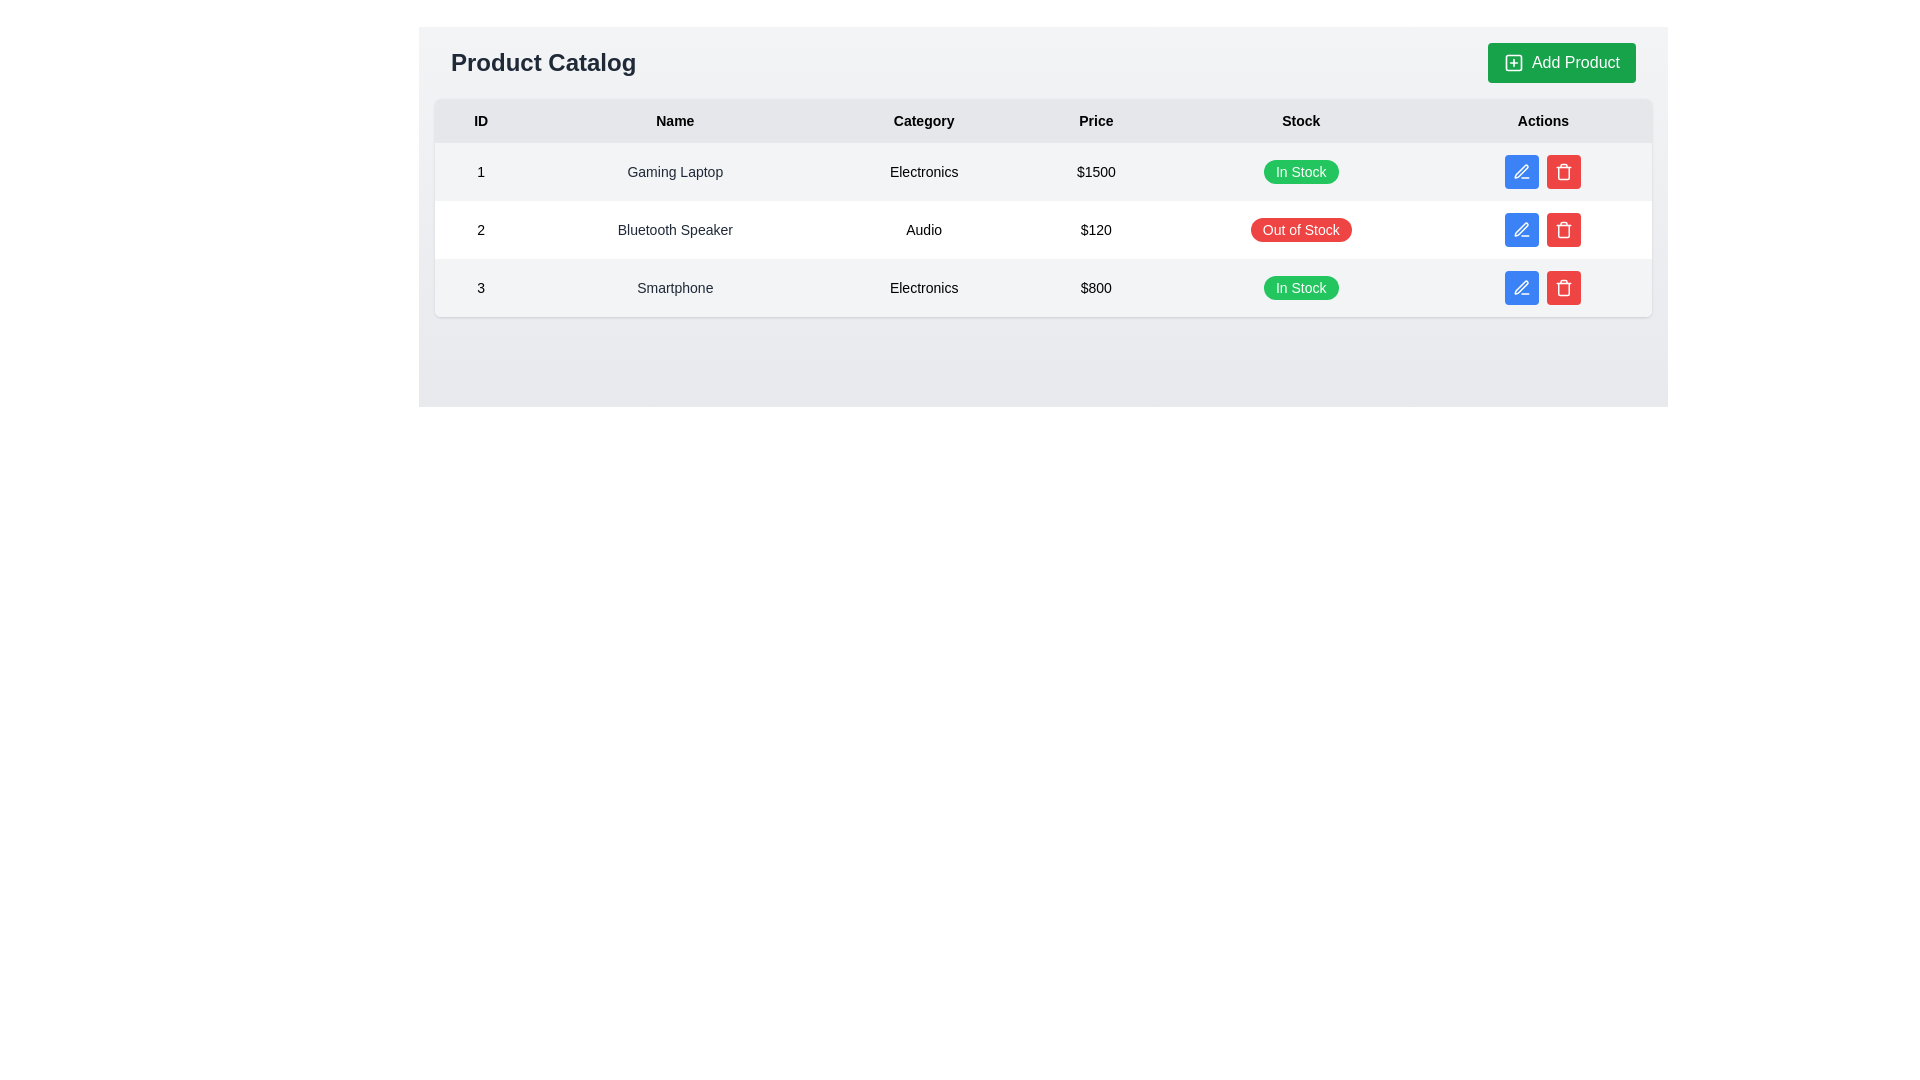  What do you see at coordinates (675, 171) in the screenshot?
I see `the Text label that represents the name or title of a product in the Name column of the first row in the table` at bounding box center [675, 171].